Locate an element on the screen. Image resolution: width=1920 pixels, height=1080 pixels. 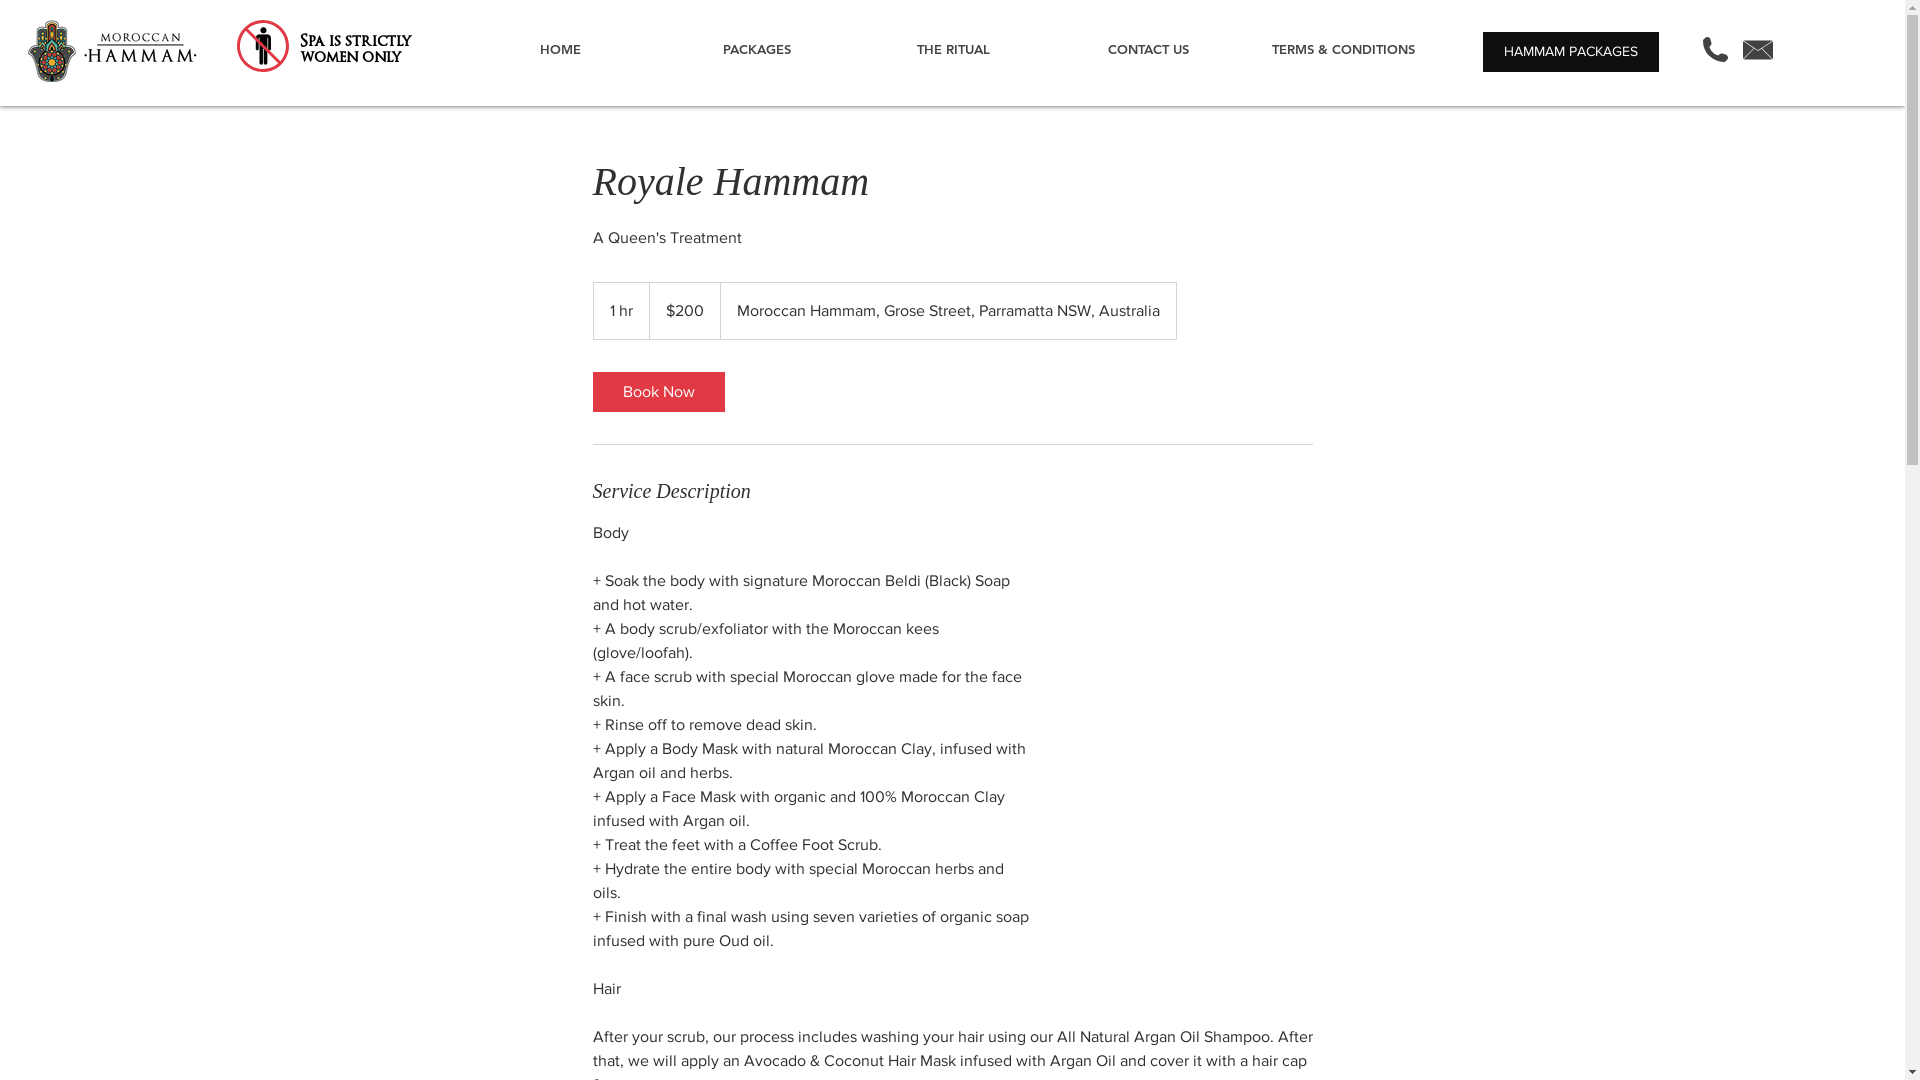
'Book Now' is located at coordinates (657, 392).